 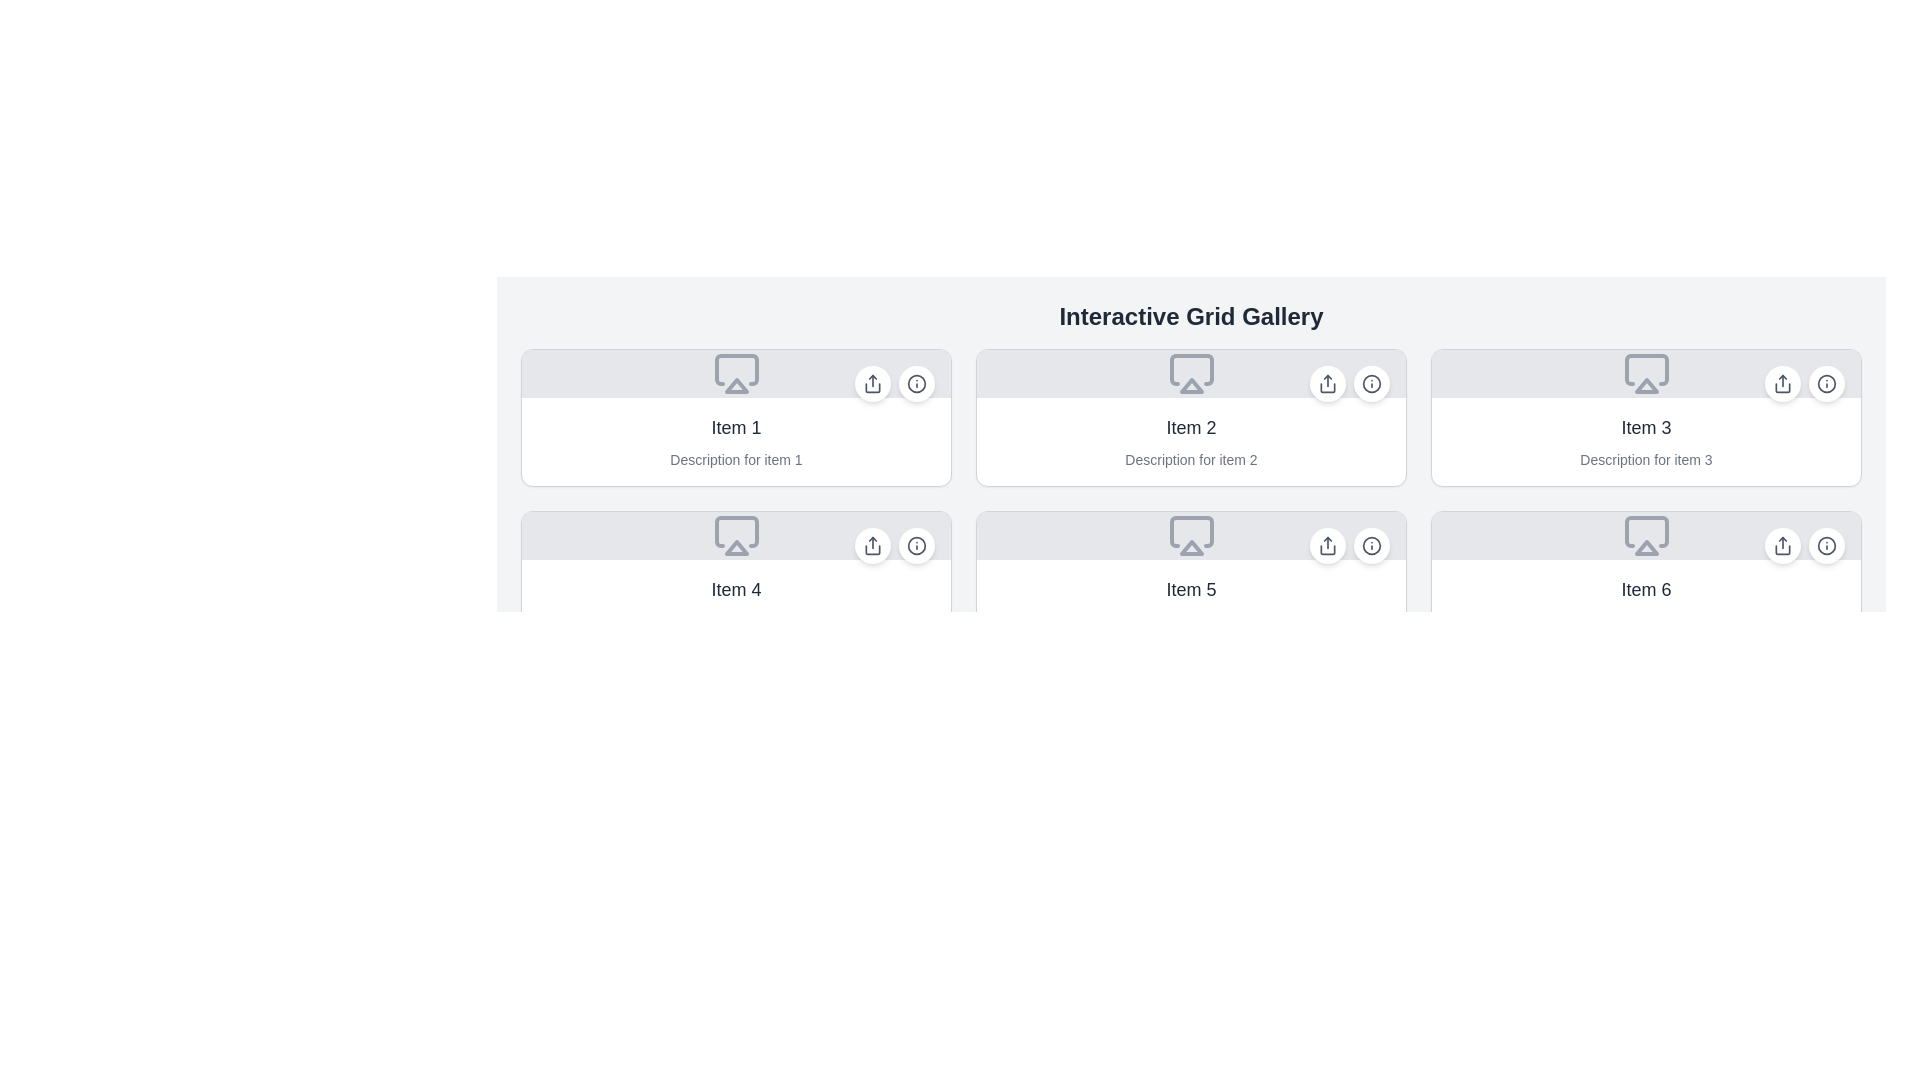 I want to click on the hoverable overlay located on the last card in the second row, which overlays the title 'Item 6' and the description 'Description for item 6', so click(x=1646, y=579).